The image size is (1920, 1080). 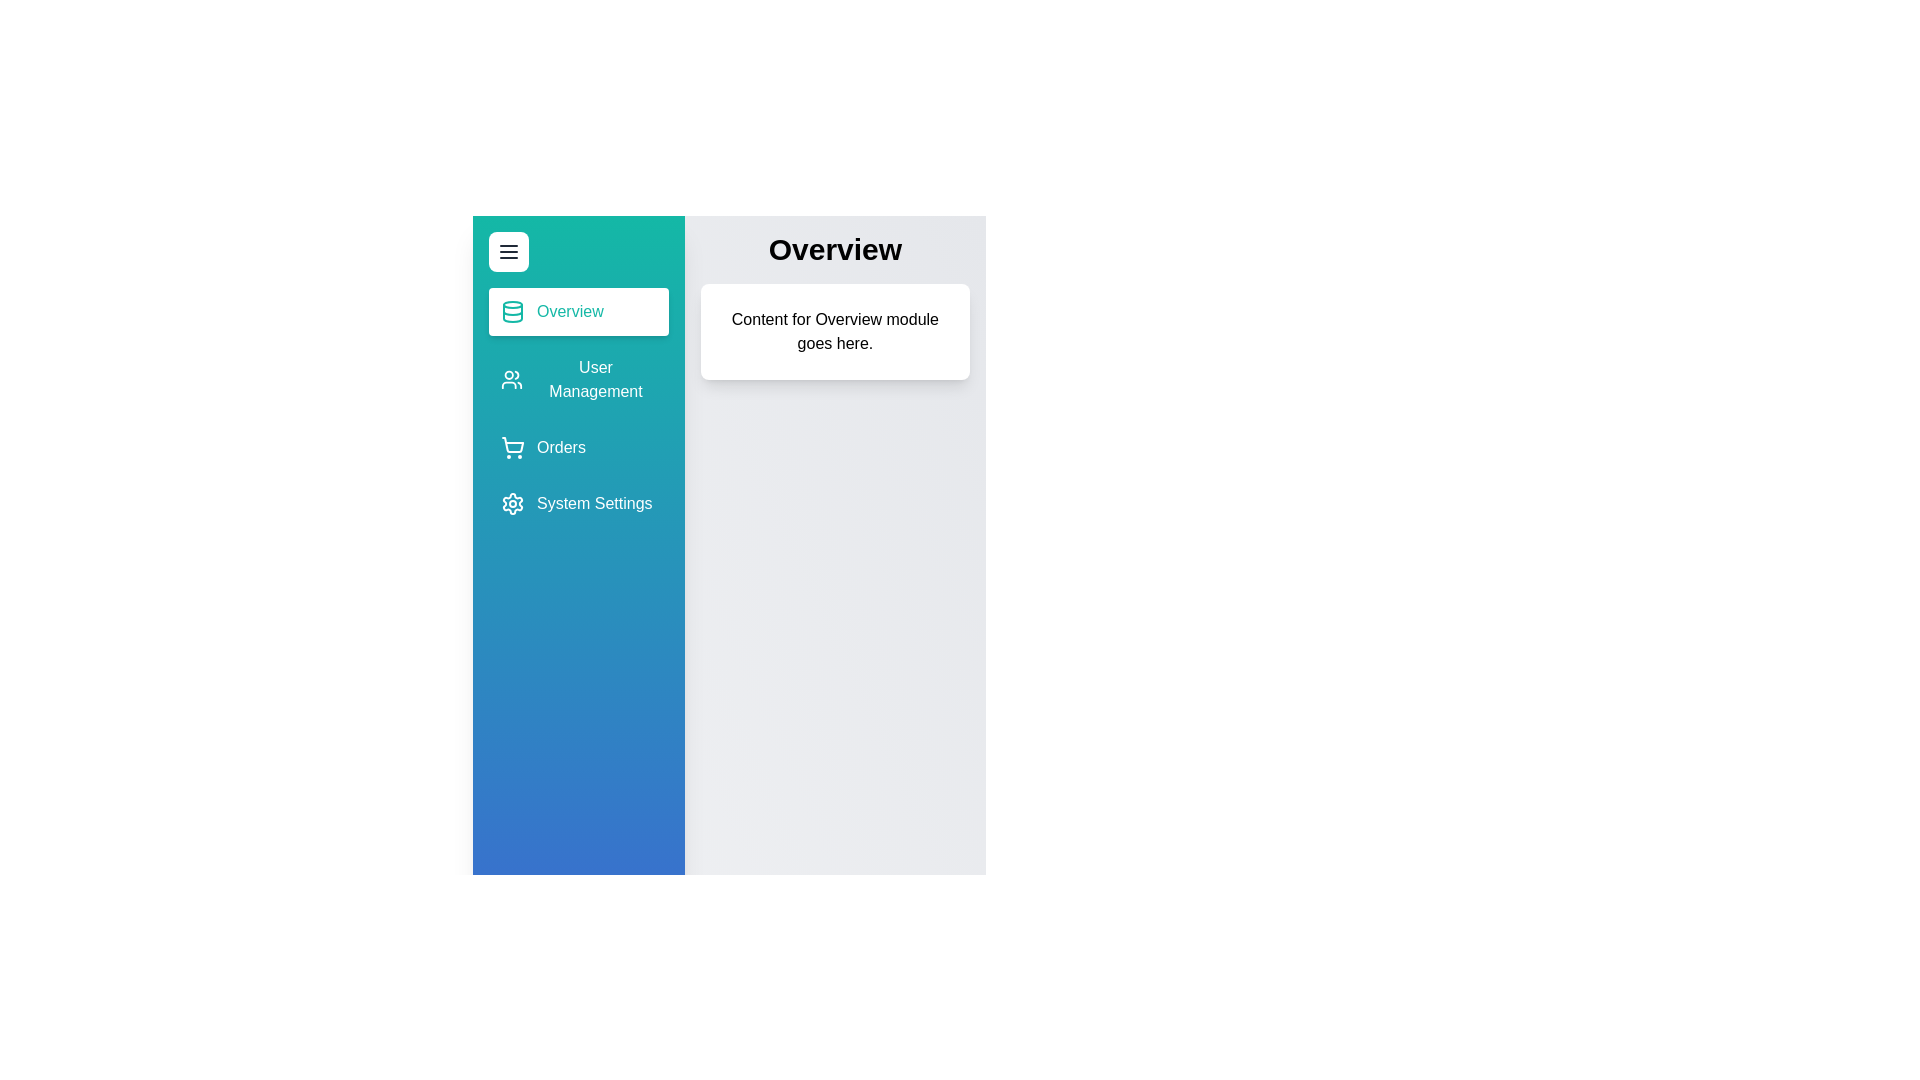 What do you see at coordinates (577, 380) in the screenshot?
I see `the module User Management from the sidebar` at bounding box center [577, 380].